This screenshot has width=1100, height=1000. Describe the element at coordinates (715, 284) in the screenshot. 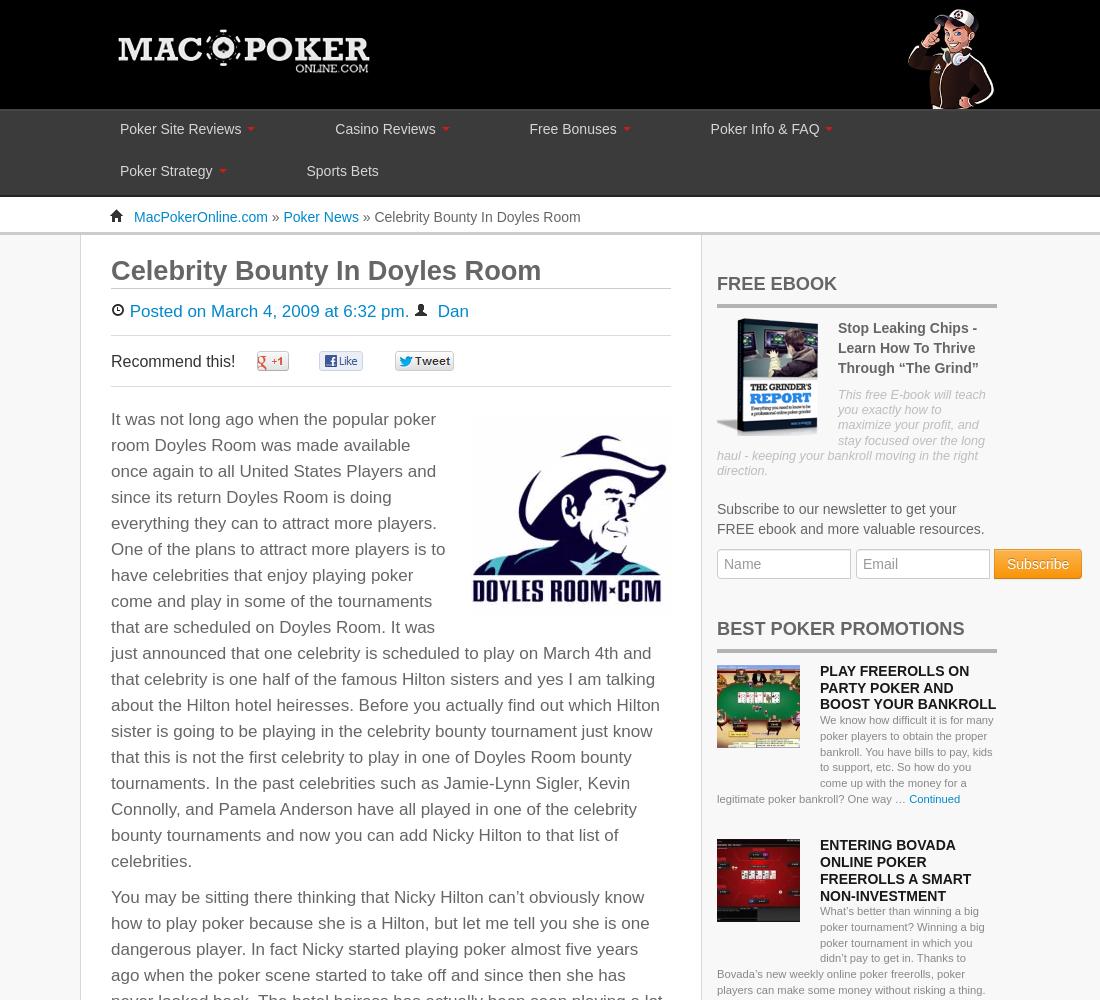

I see `'Free eBook'` at that location.